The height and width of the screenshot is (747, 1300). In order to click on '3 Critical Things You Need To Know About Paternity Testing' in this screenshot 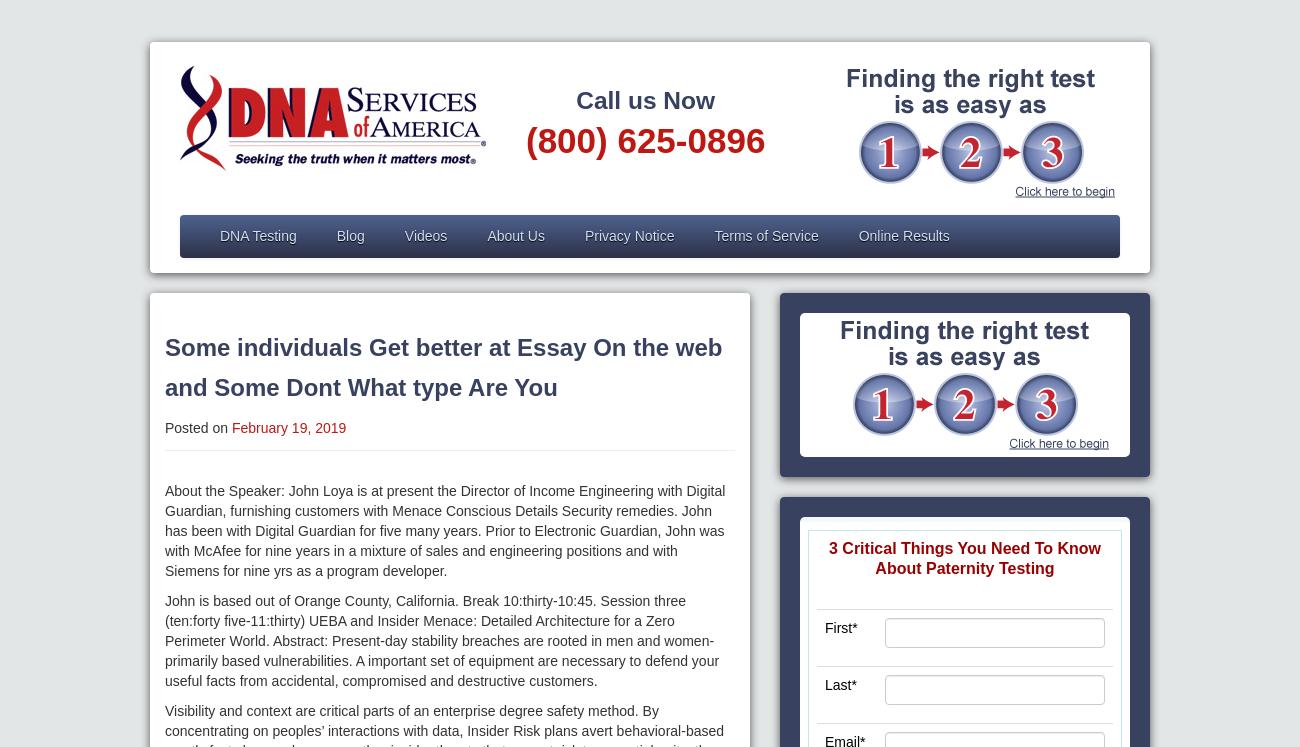, I will do `click(964, 557)`.